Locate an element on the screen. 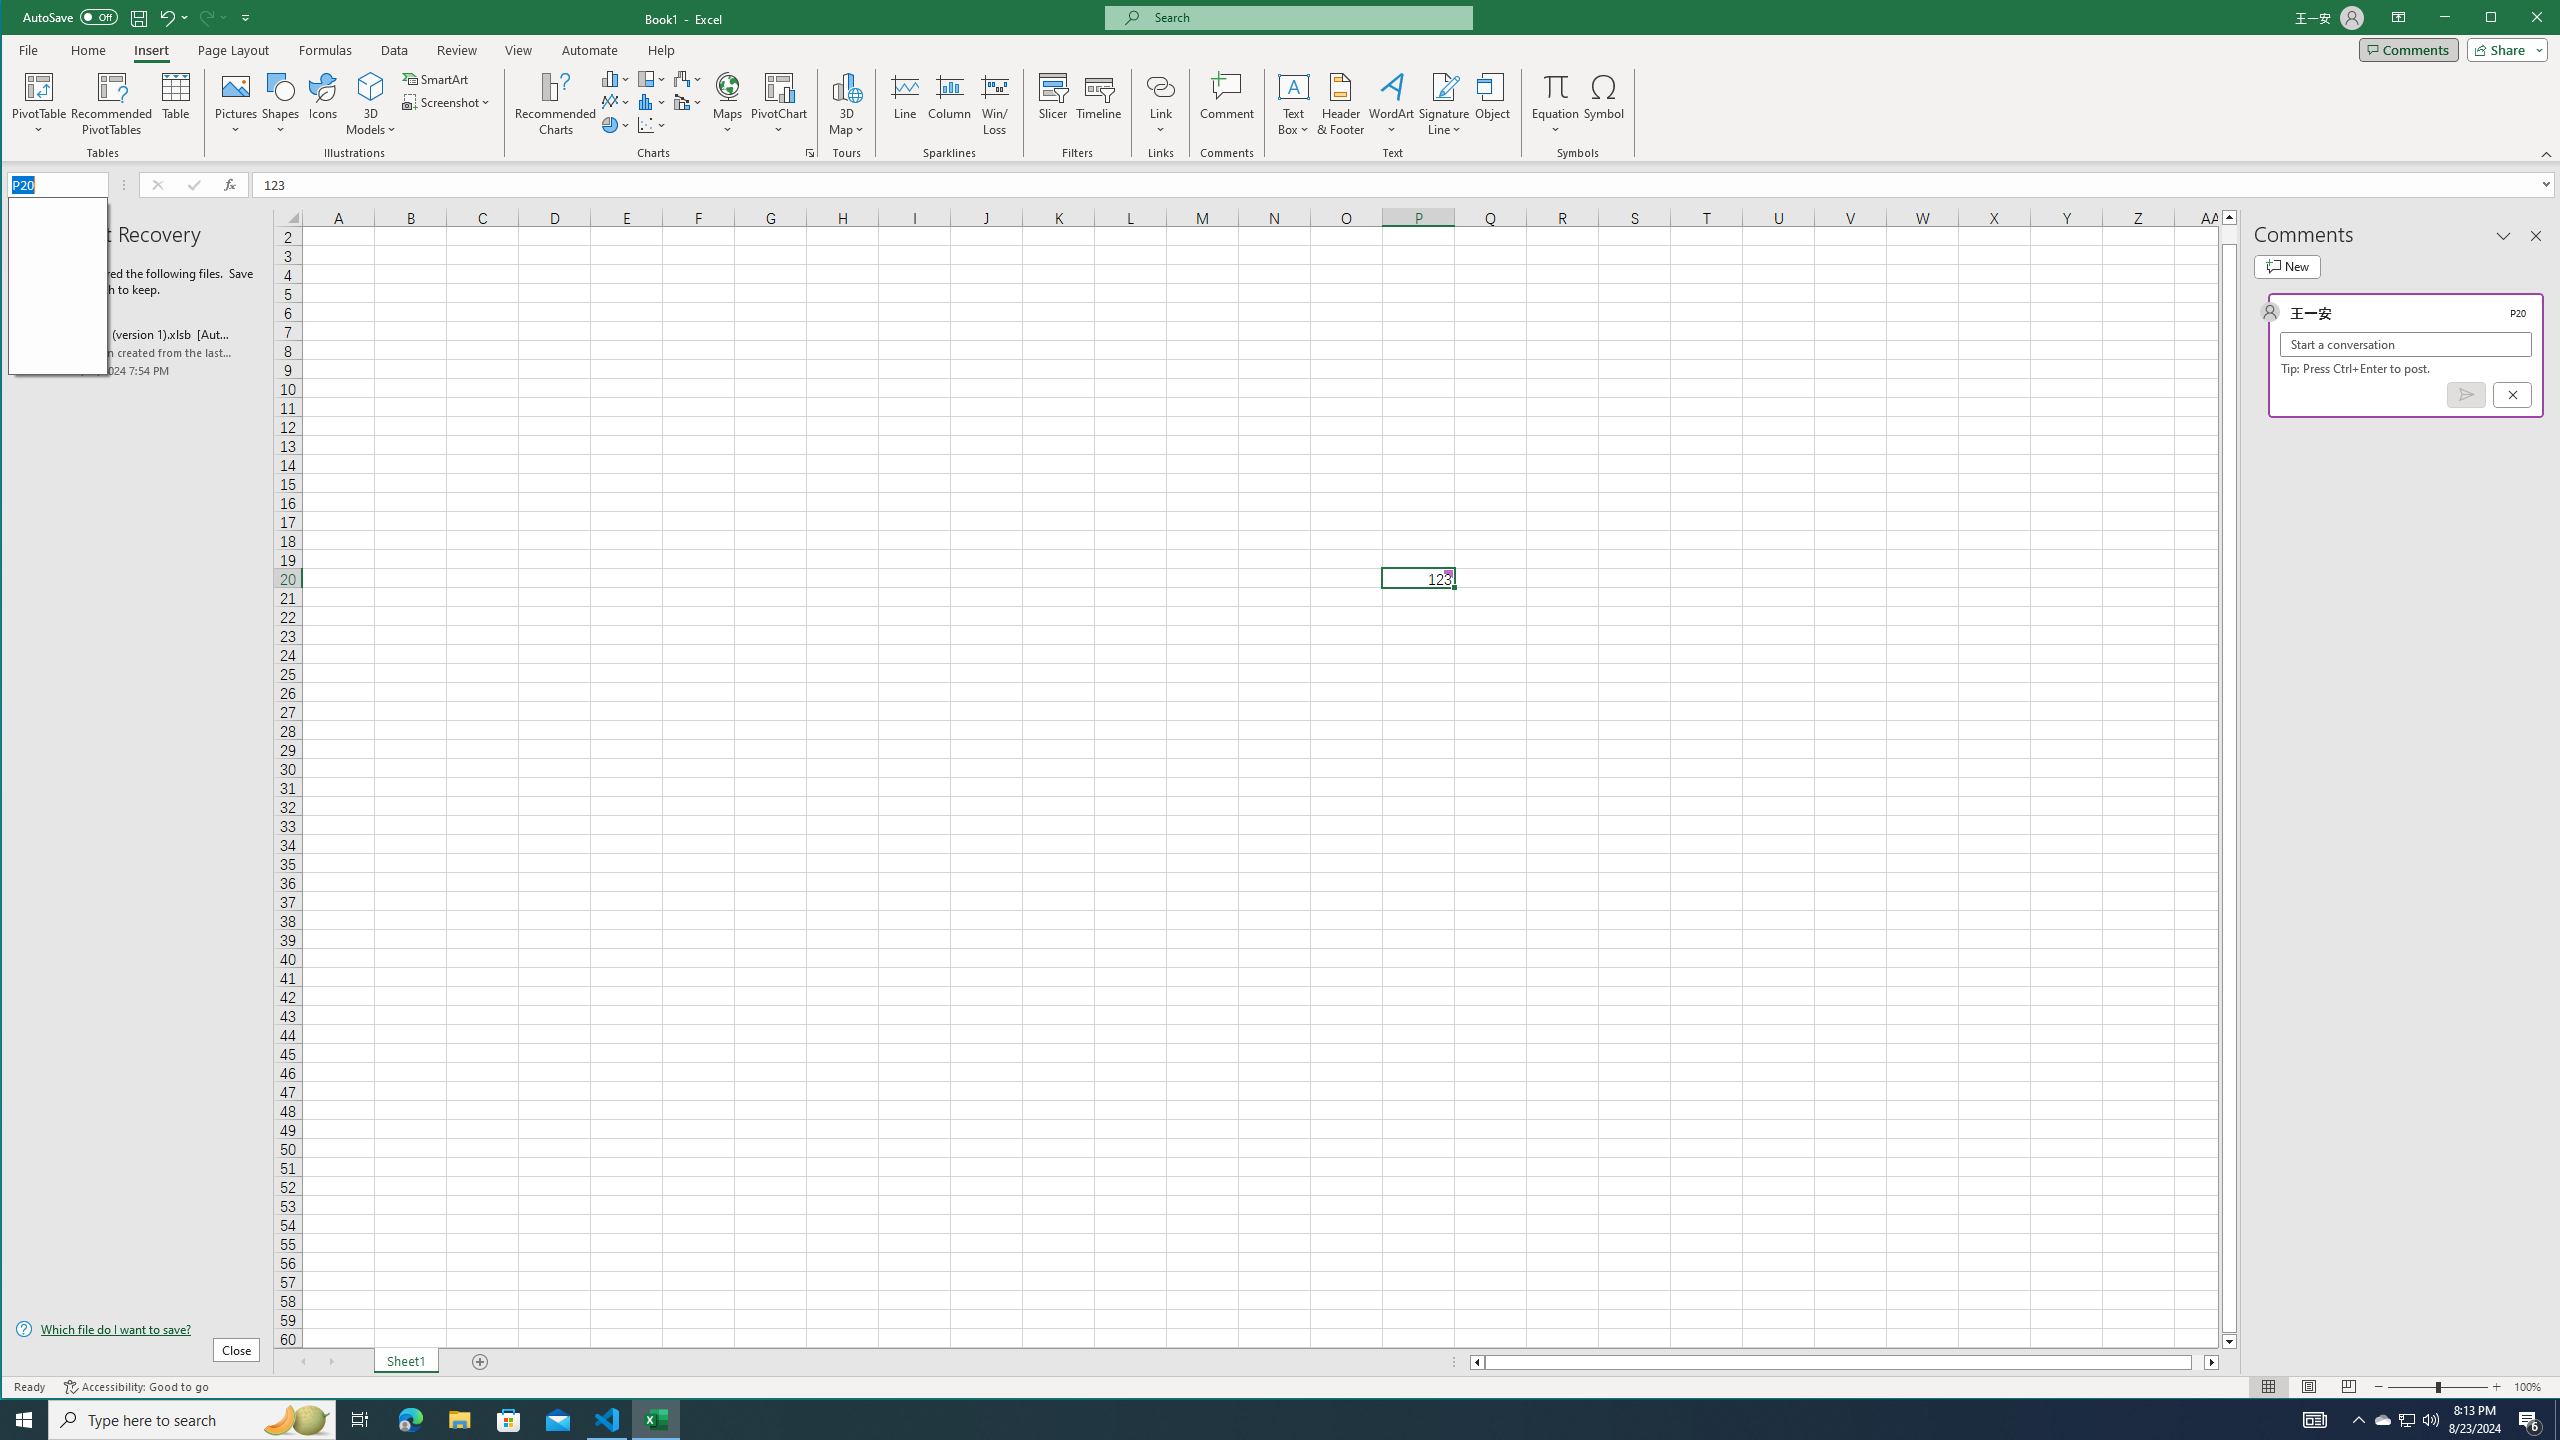 This screenshot has height=1440, width=2560. 'New comment' is located at coordinates (2286, 267).